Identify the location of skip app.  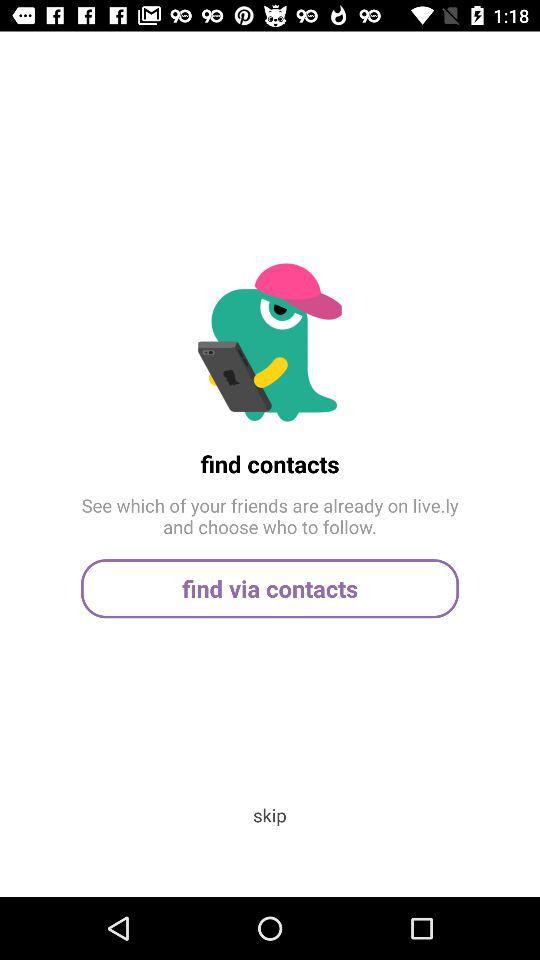
(269, 815).